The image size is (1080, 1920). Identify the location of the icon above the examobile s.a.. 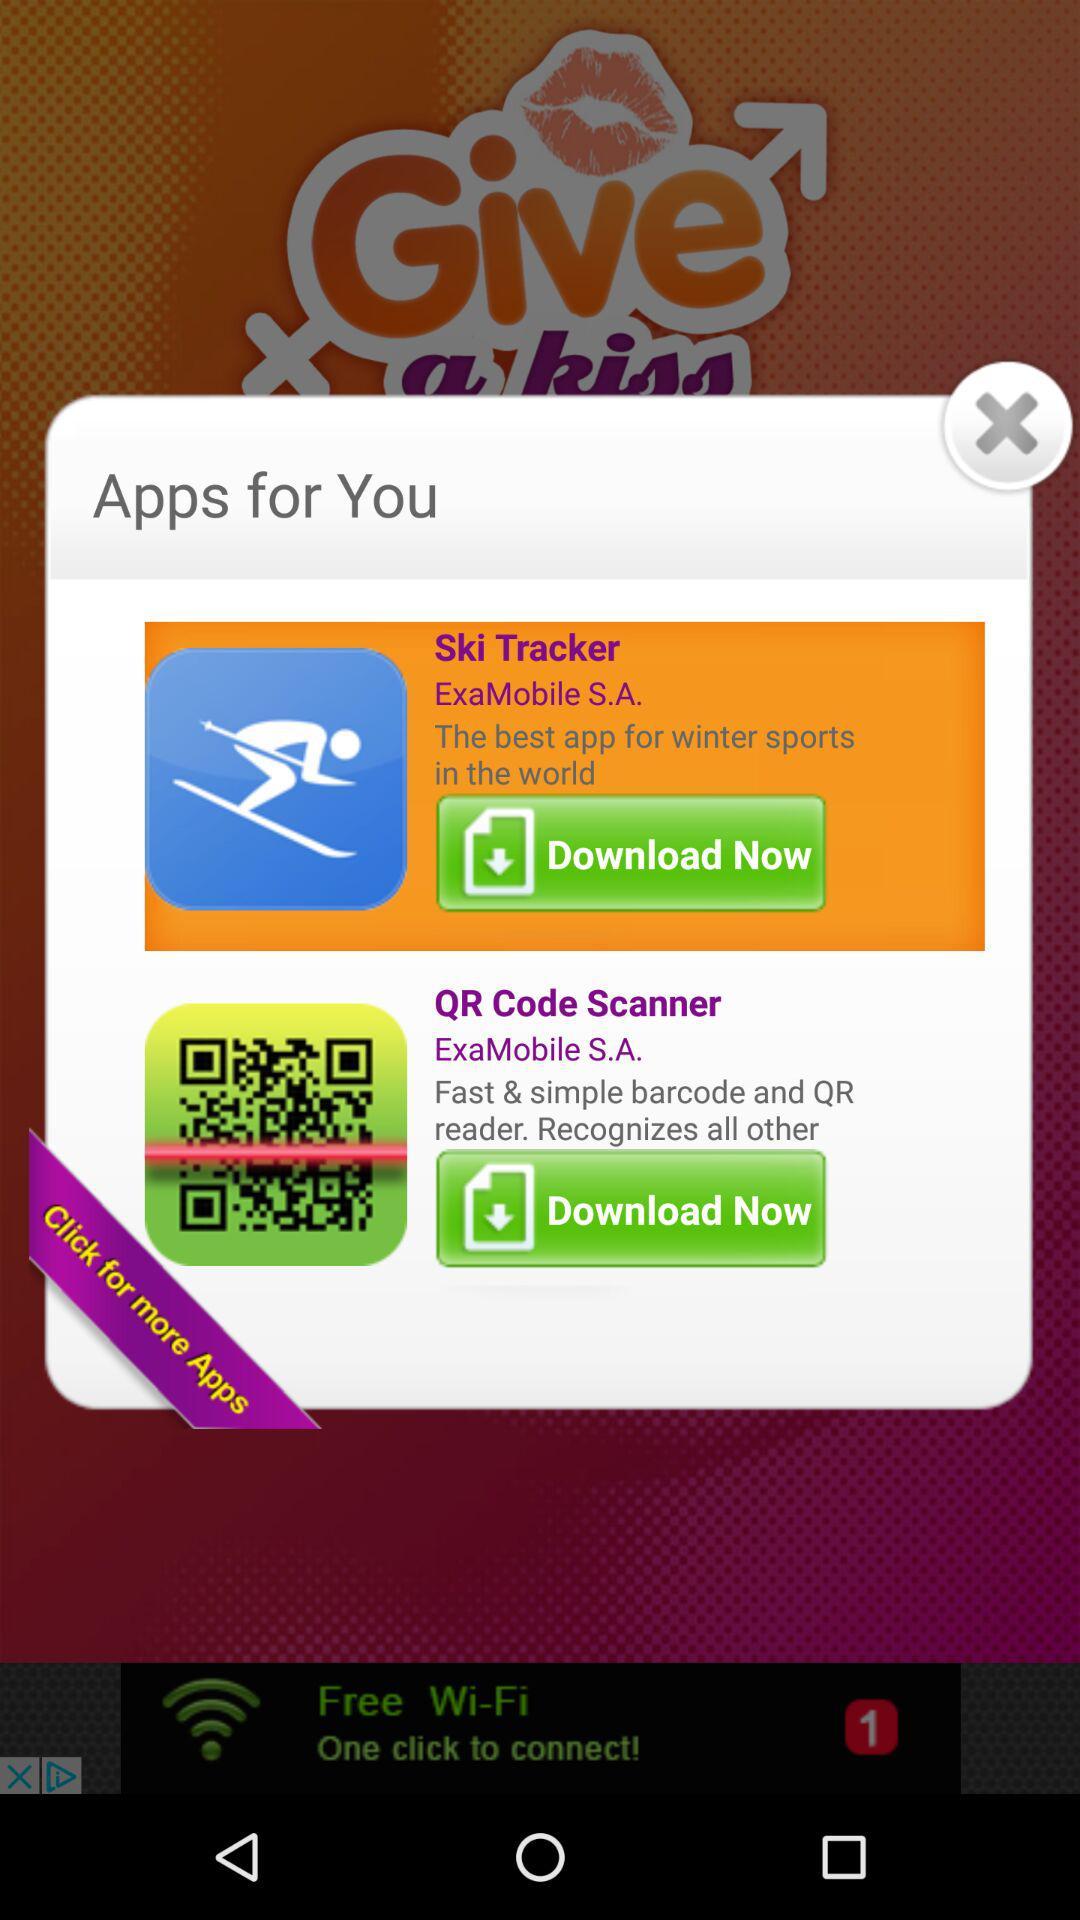
(649, 646).